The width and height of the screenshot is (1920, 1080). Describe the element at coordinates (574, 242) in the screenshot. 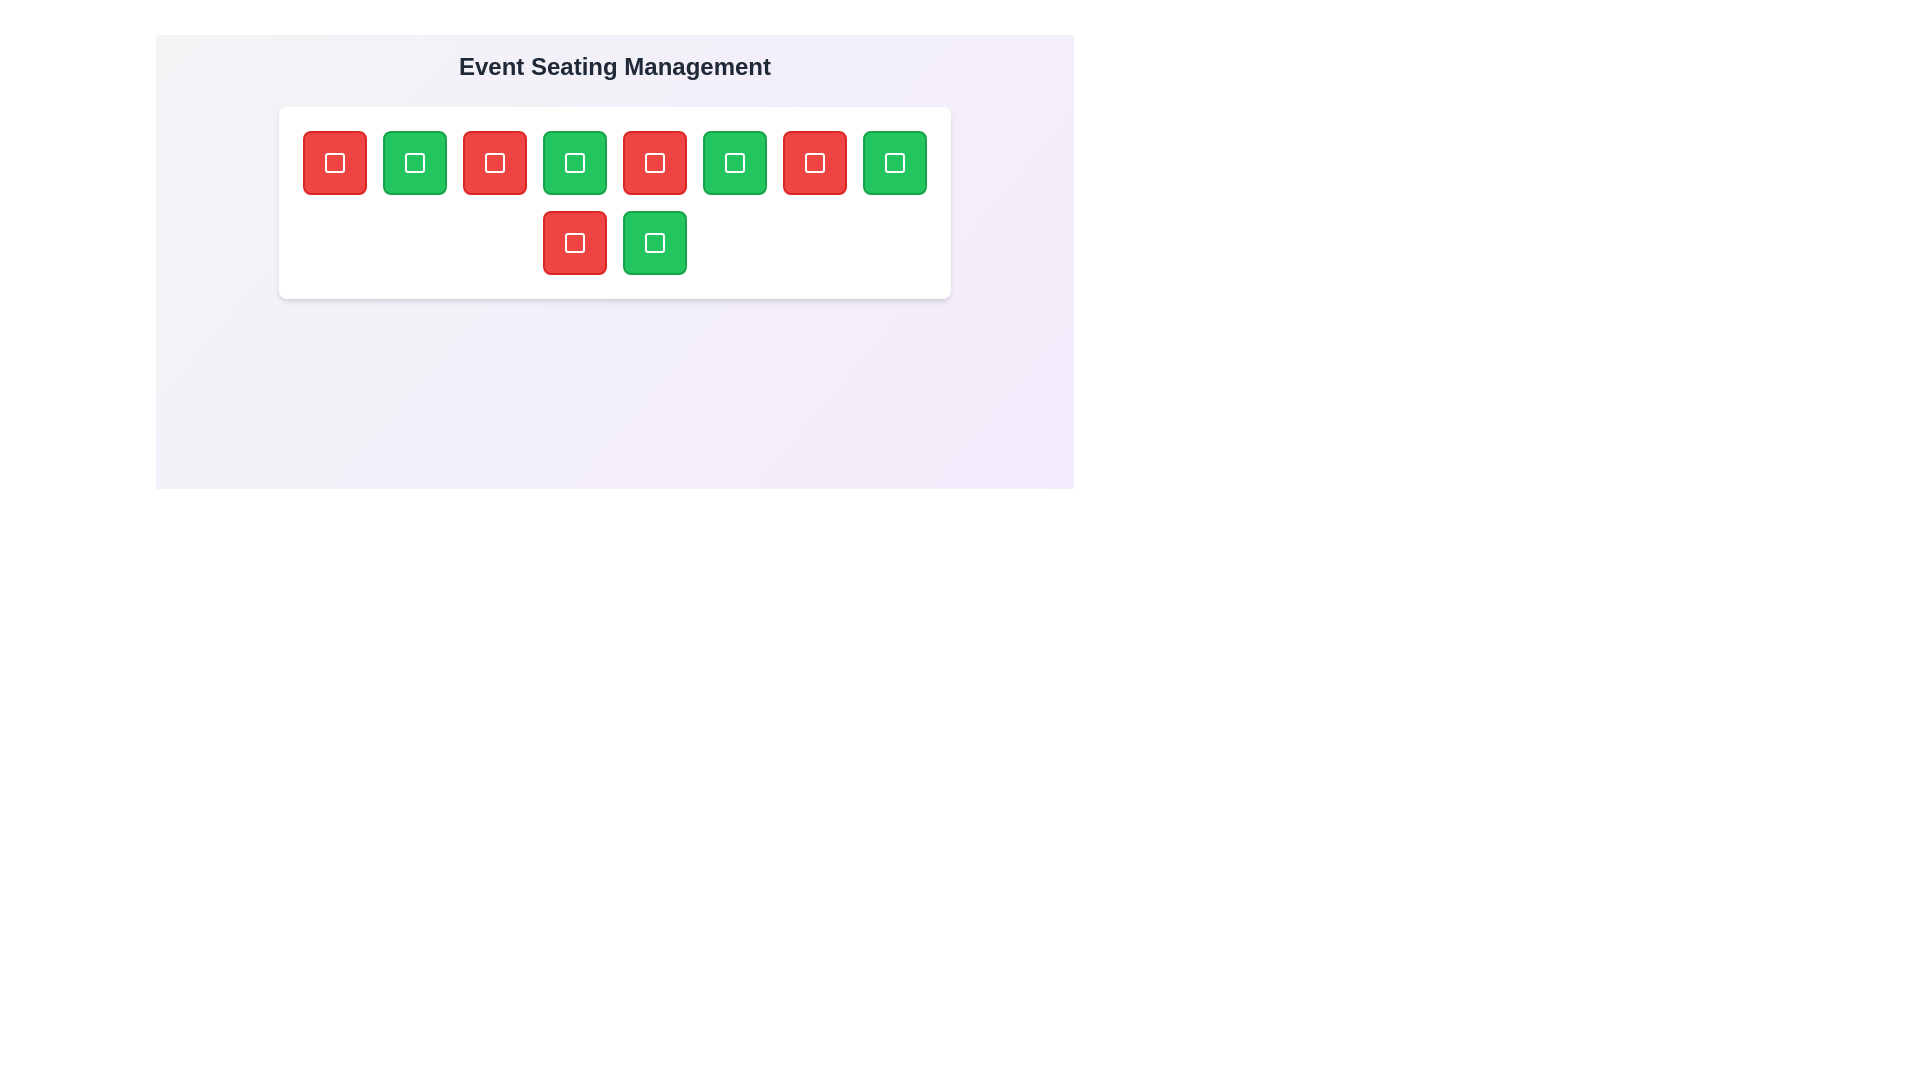

I see `the visual state of the bright red, rounded square icon located in the bottom row, second column of the grid` at that location.